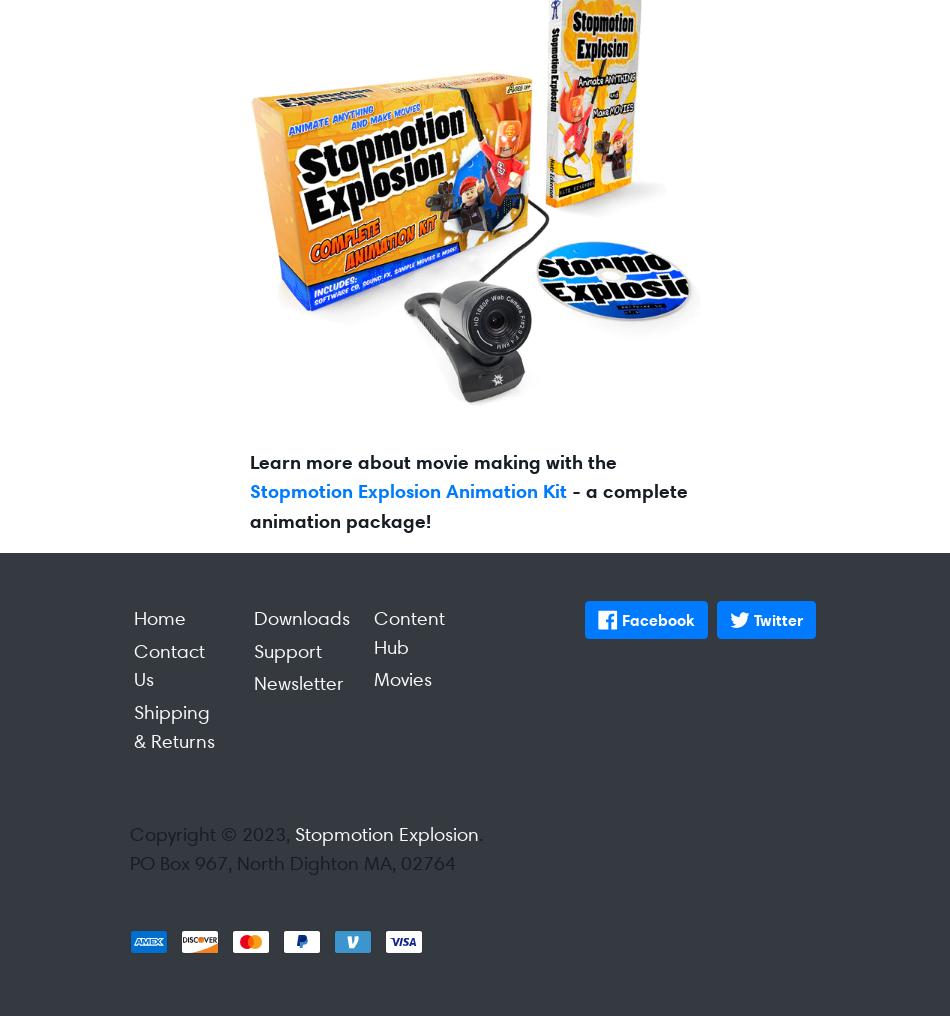 Image resolution: width=950 pixels, height=1016 pixels. Describe the element at coordinates (658, 619) in the screenshot. I see `'Facebook'` at that location.